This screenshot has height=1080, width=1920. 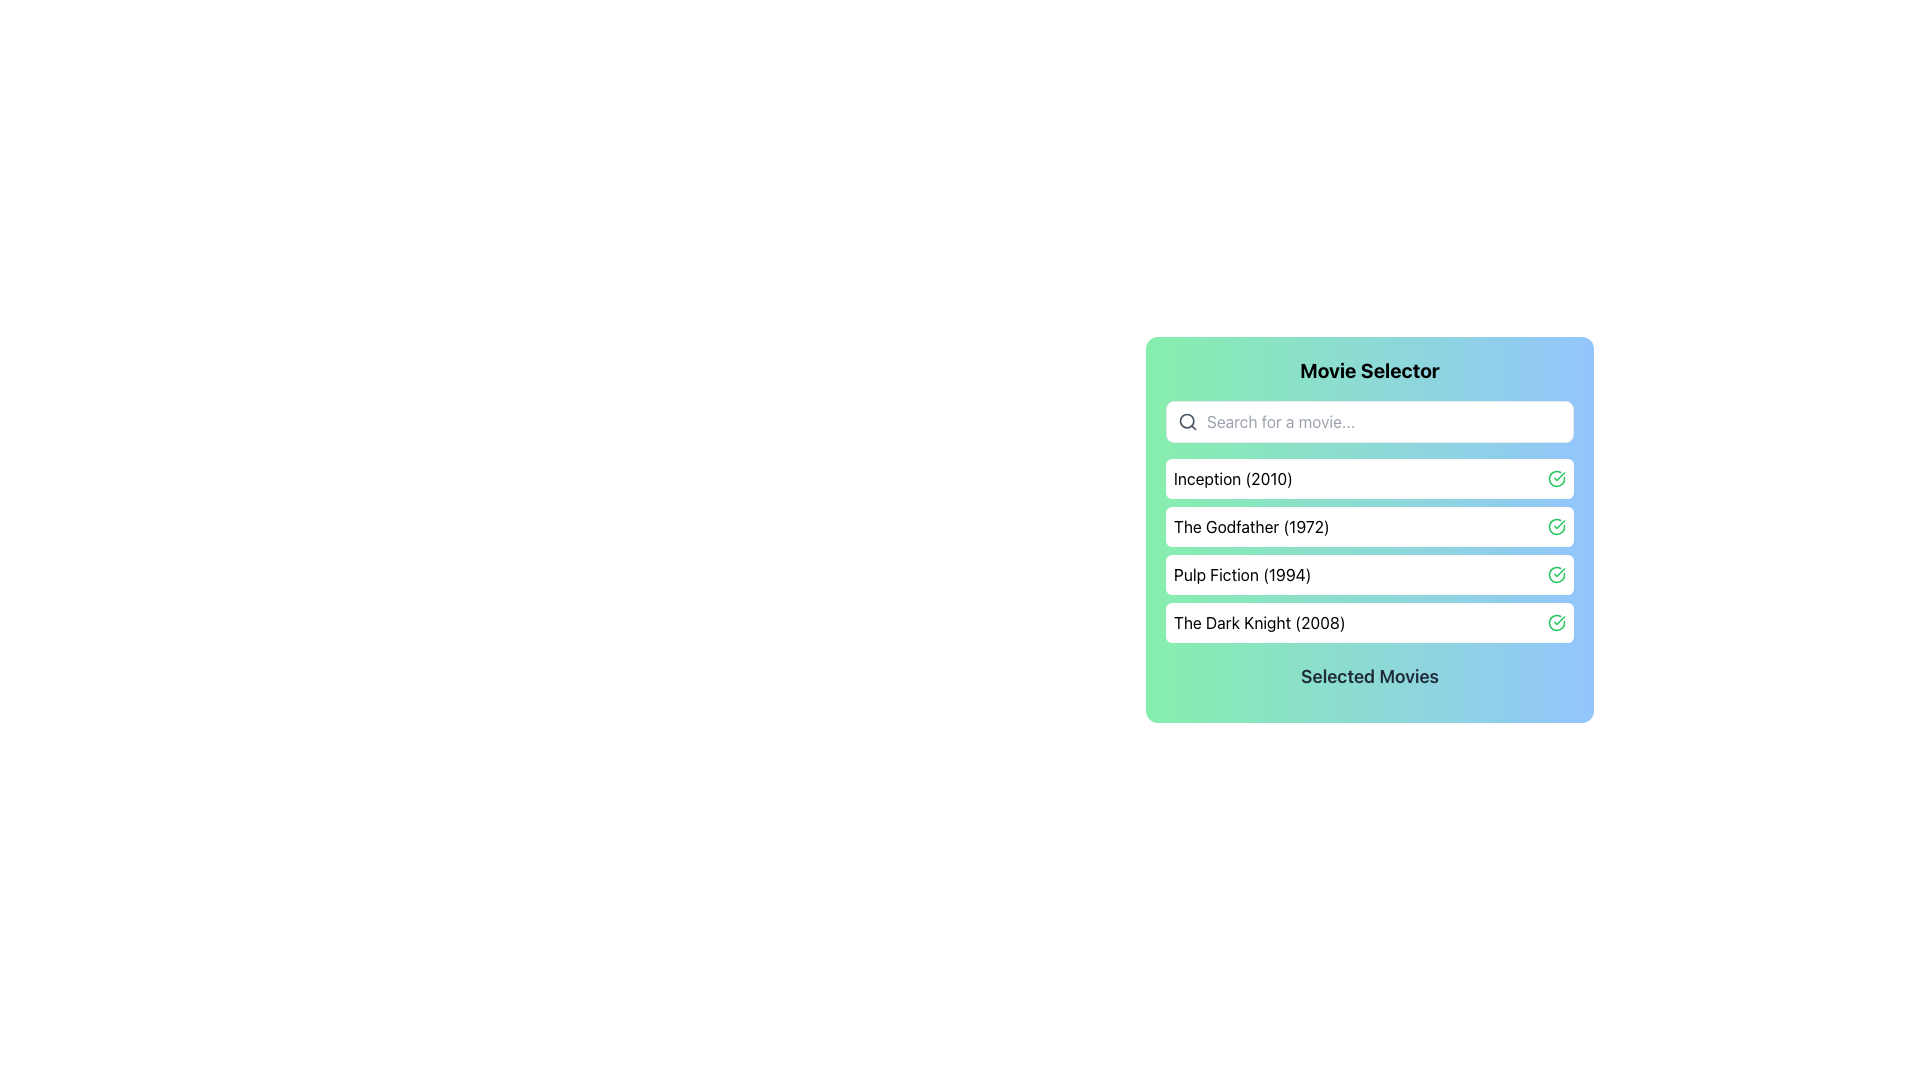 What do you see at coordinates (1250, 526) in the screenshot?
I see `the non-interactive text label displaying the title and release year of the second movie in the 'Movie Selector' panel, located beneath 'Inception (2010)' and above 'Pulp Fiction (1994)'` at bounding box center [1250, 526].